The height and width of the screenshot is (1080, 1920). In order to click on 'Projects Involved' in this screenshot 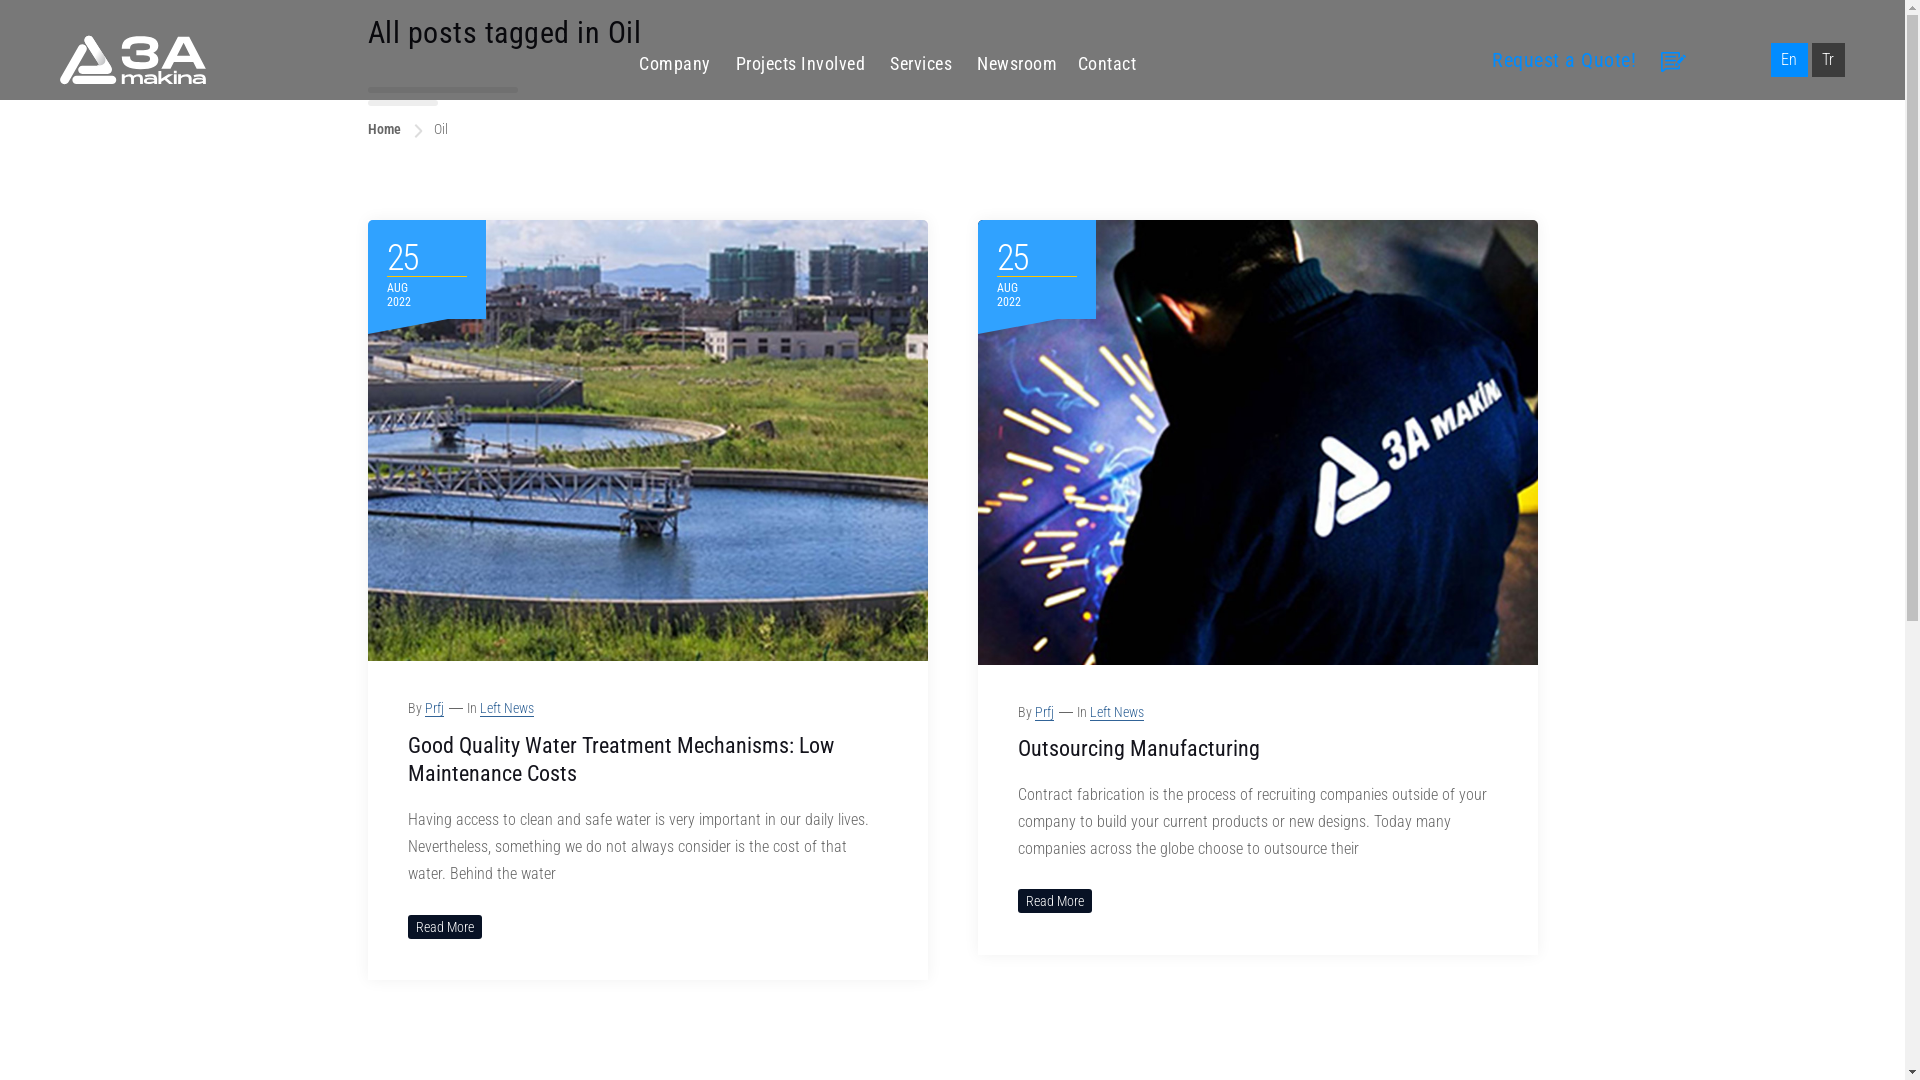, I will do `click(801, 63)`.